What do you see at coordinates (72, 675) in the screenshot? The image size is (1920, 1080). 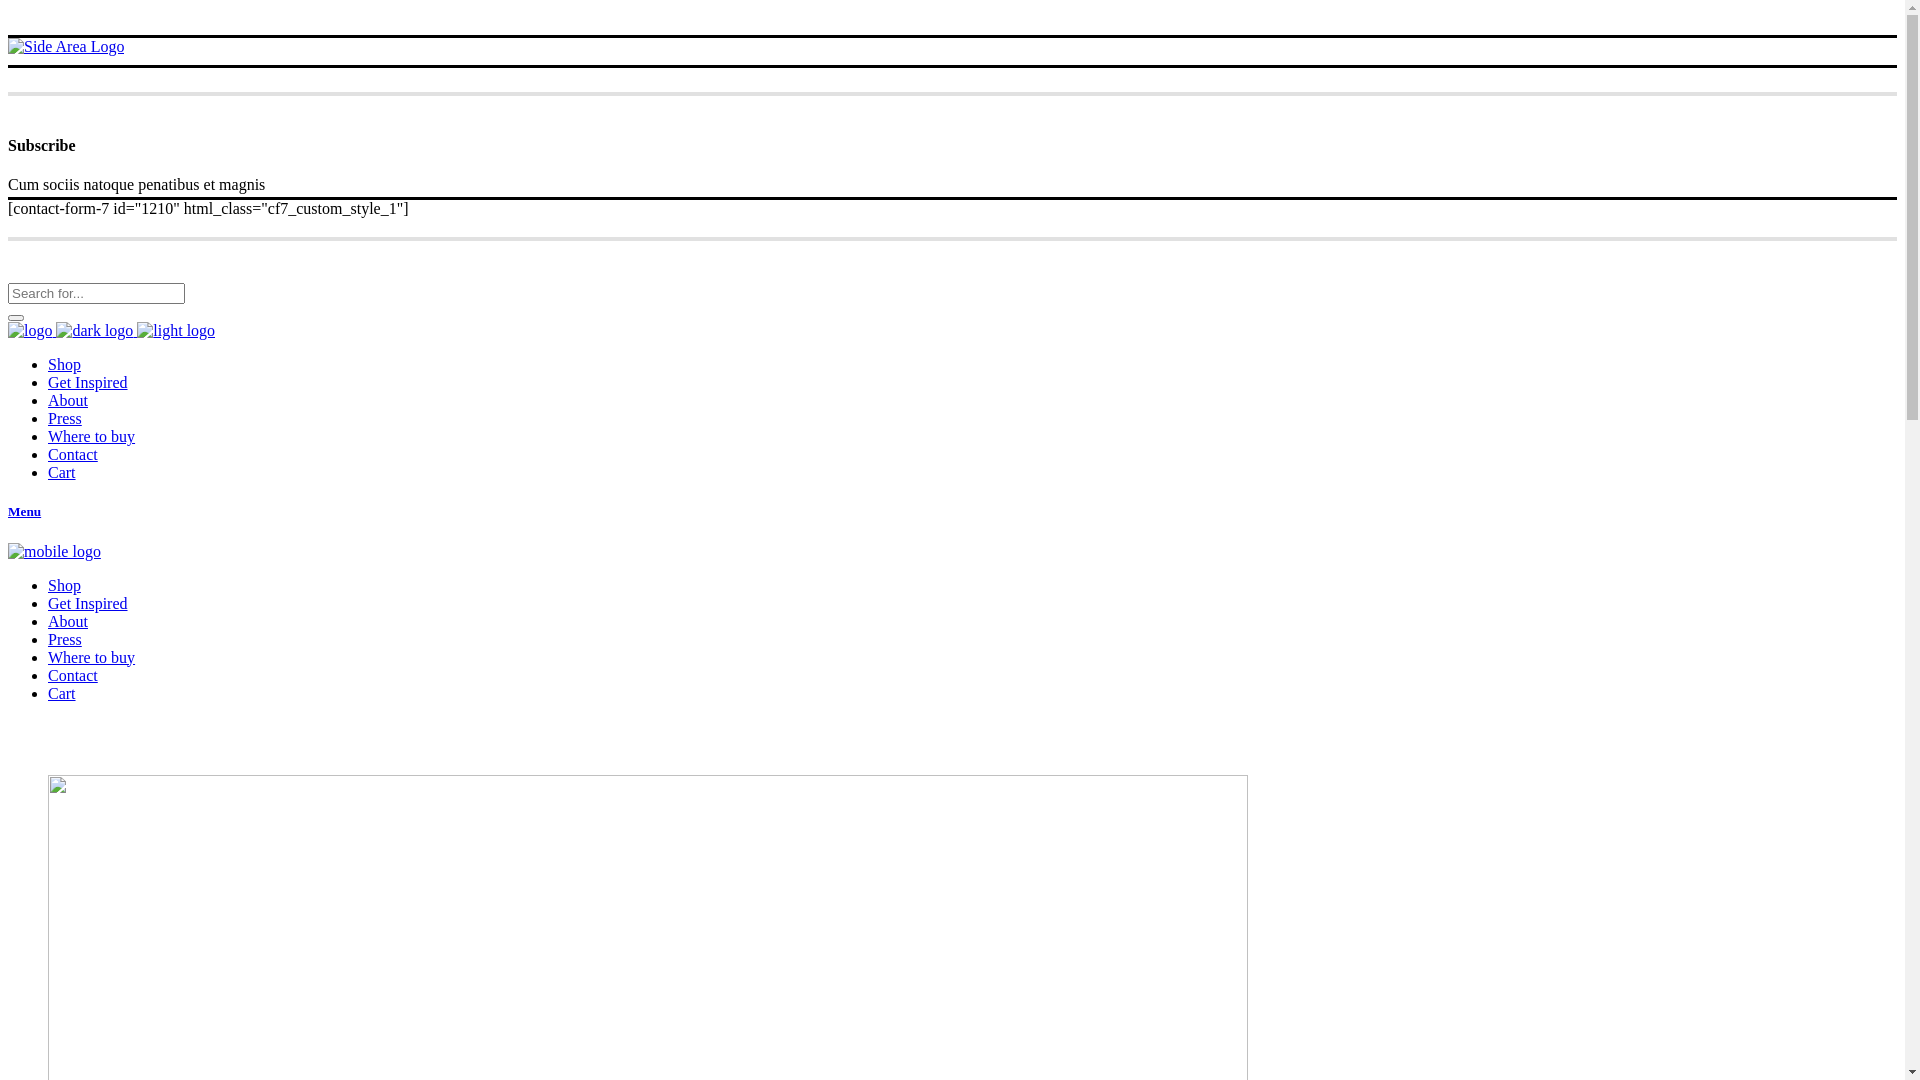 I see `'Contact'` at bounding box center [72, 675].